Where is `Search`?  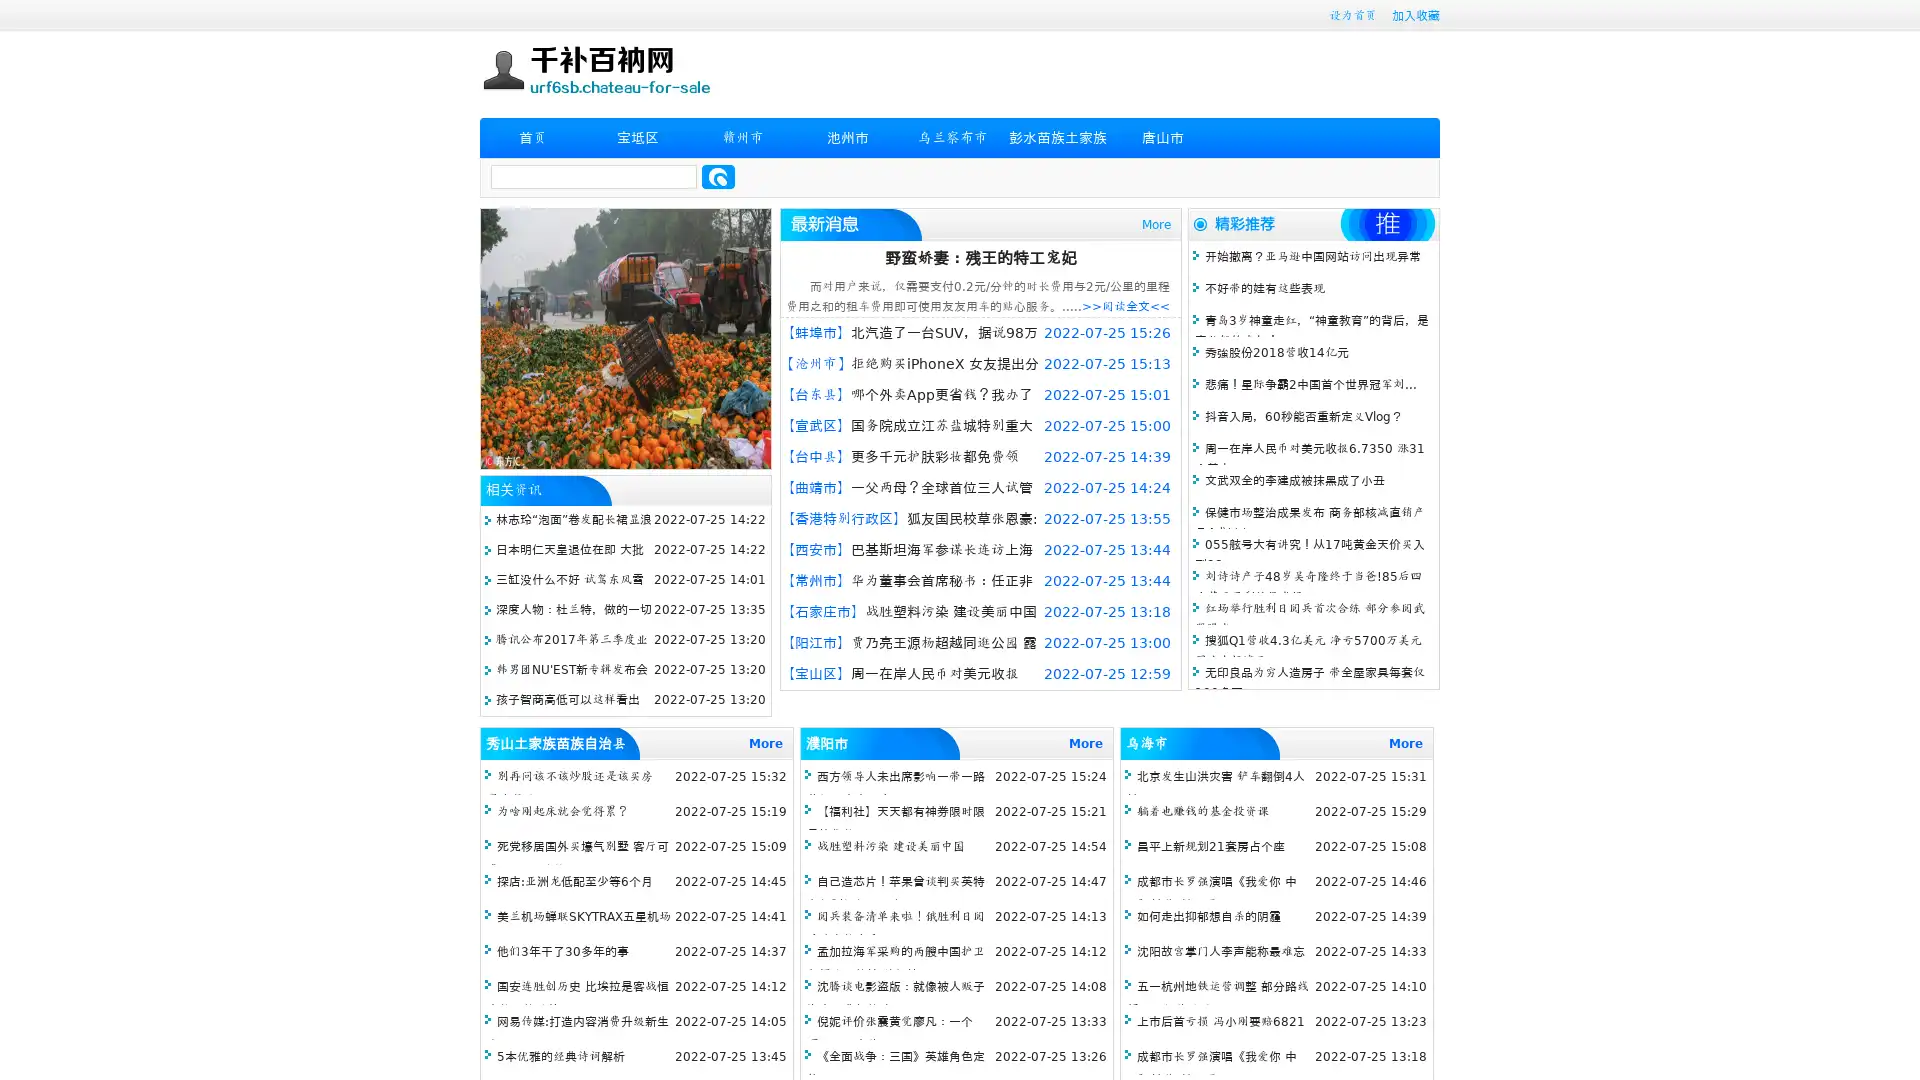
Search is located at coordinates (718, 176).